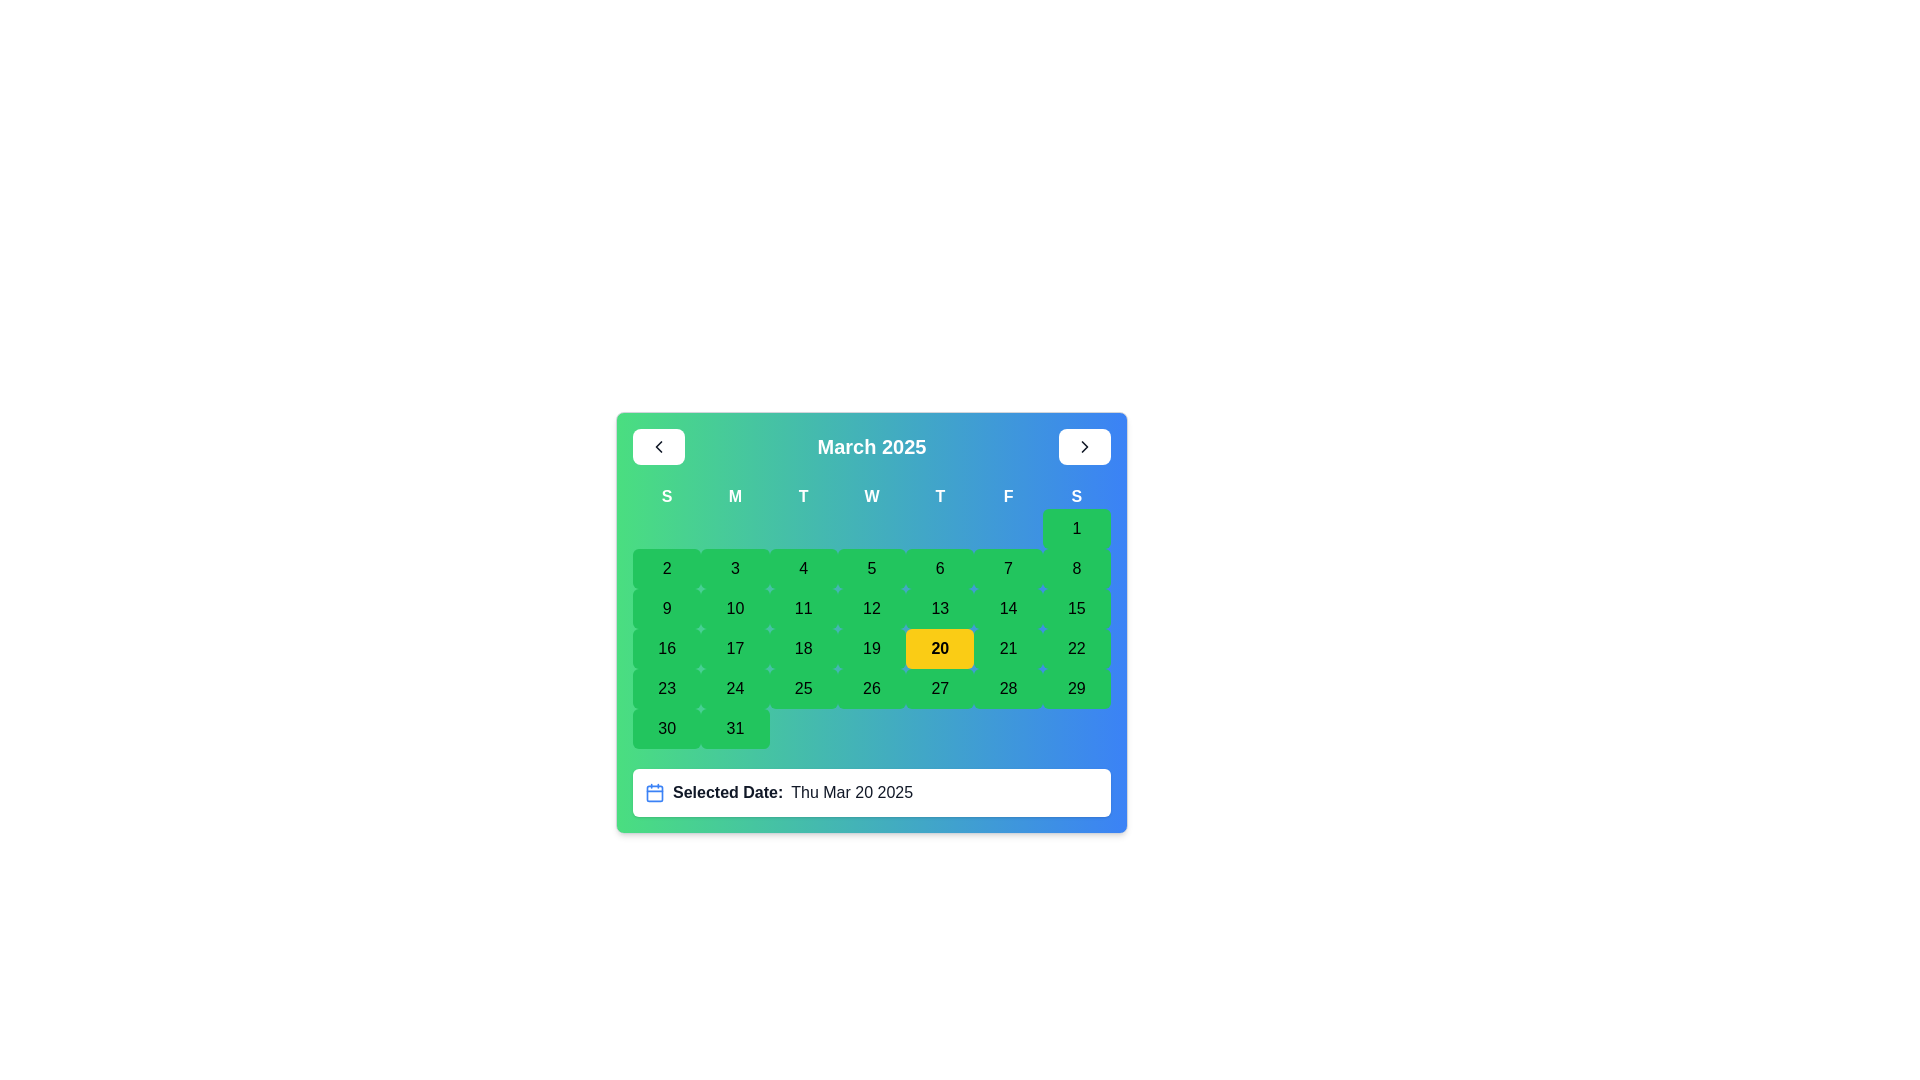 This screenshot has height=1080, width=1920. What do you see at coordinates (803, 608) in the screenshot?
I see `the button with the text '11' on a green background in the calendar grid to change its visual style` at bounding box center [803, 608].